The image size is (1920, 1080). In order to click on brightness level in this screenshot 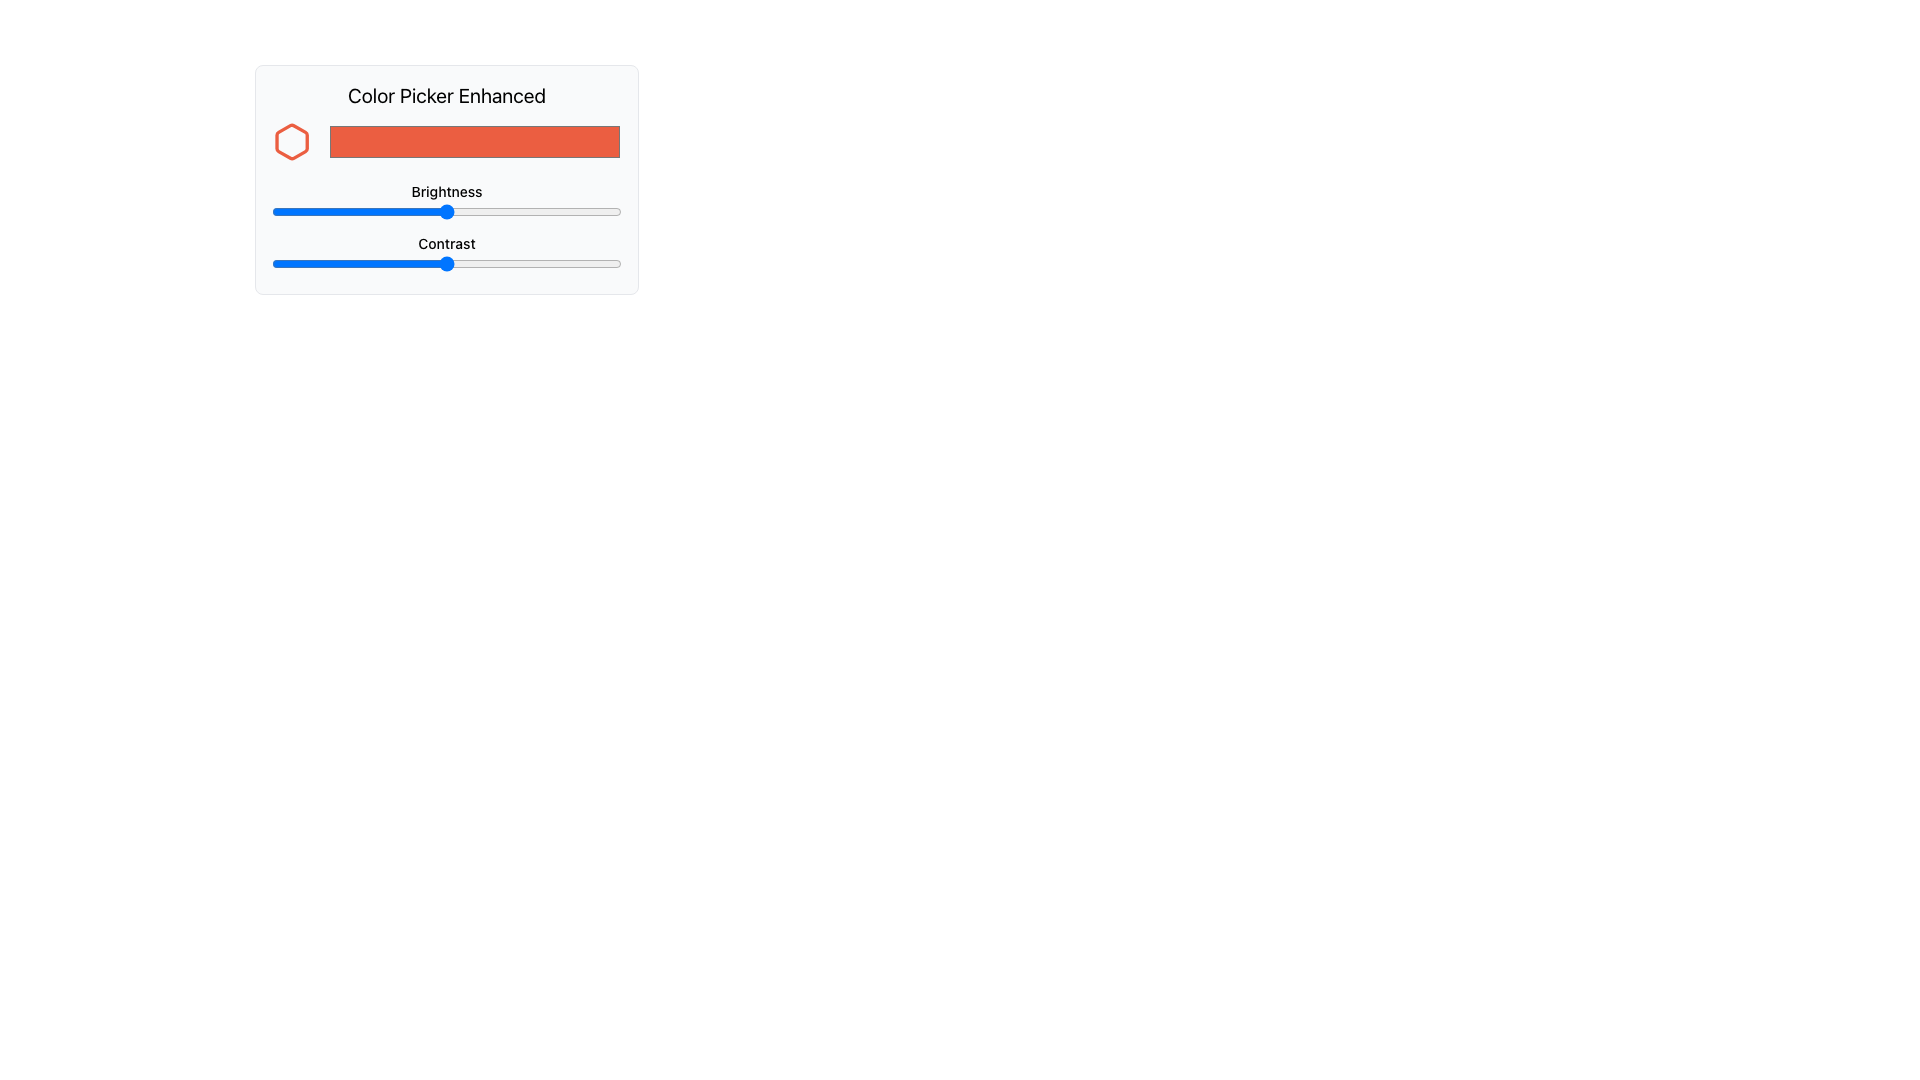, I will do `click(338, 212)`.